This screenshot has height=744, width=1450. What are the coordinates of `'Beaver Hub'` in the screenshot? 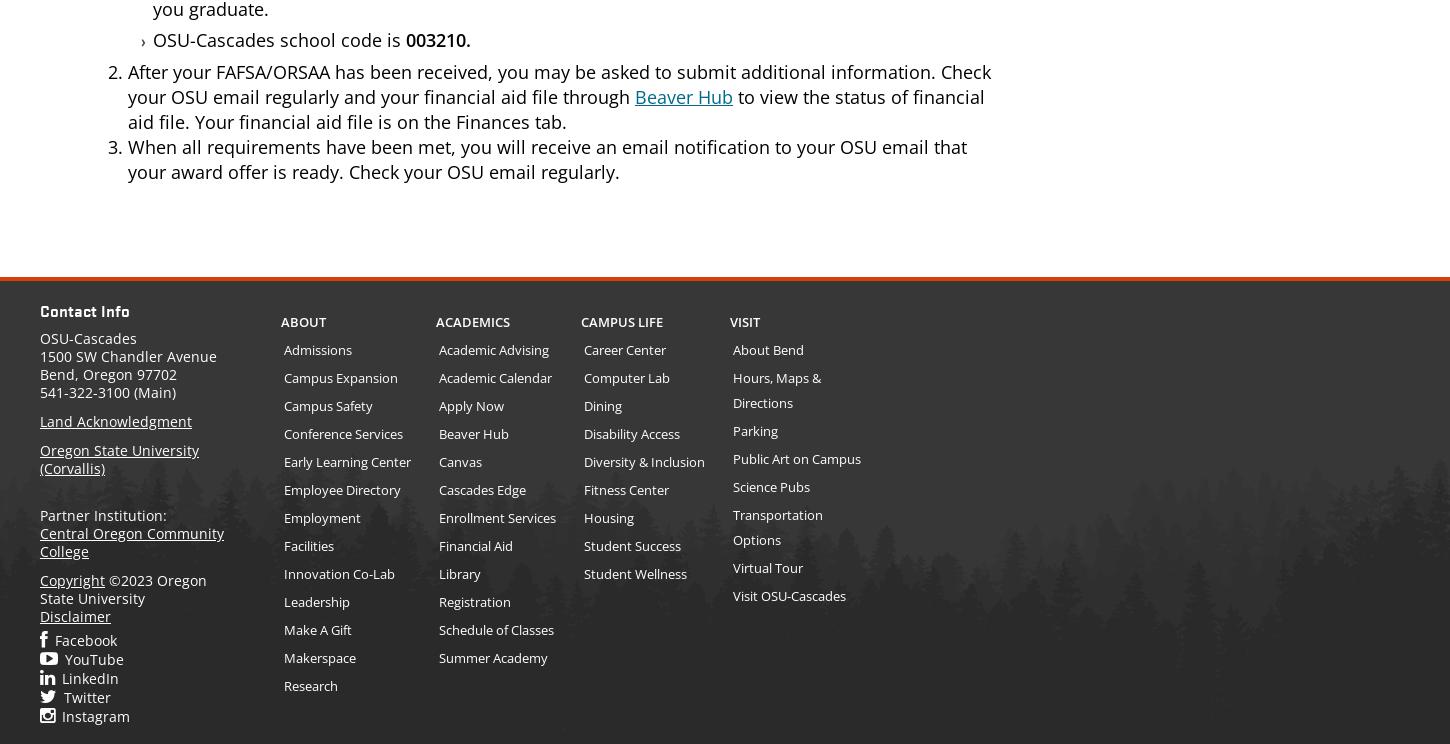 It's located at (682, 94).